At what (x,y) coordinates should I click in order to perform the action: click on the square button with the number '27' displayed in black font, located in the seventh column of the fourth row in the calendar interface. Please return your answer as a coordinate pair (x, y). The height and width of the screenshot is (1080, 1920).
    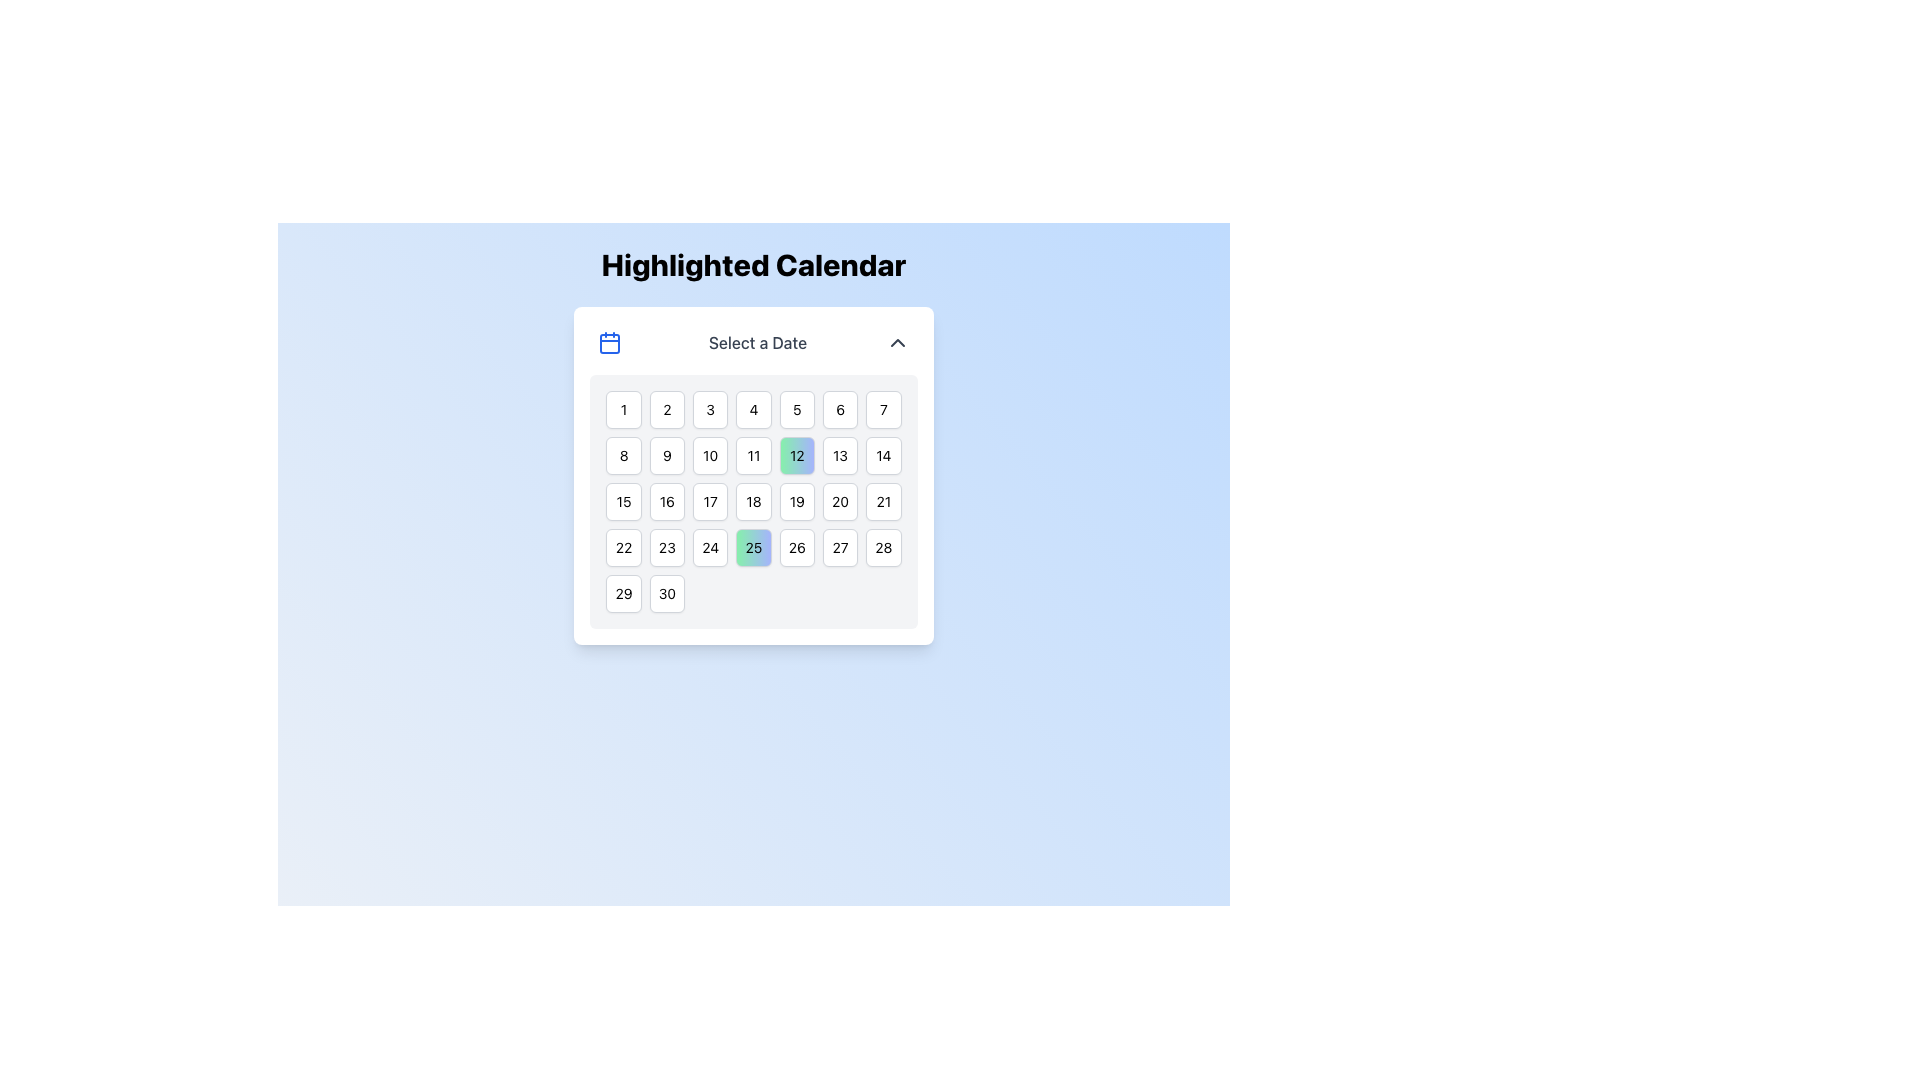
    Looking at the image, I should click on (840, 547).